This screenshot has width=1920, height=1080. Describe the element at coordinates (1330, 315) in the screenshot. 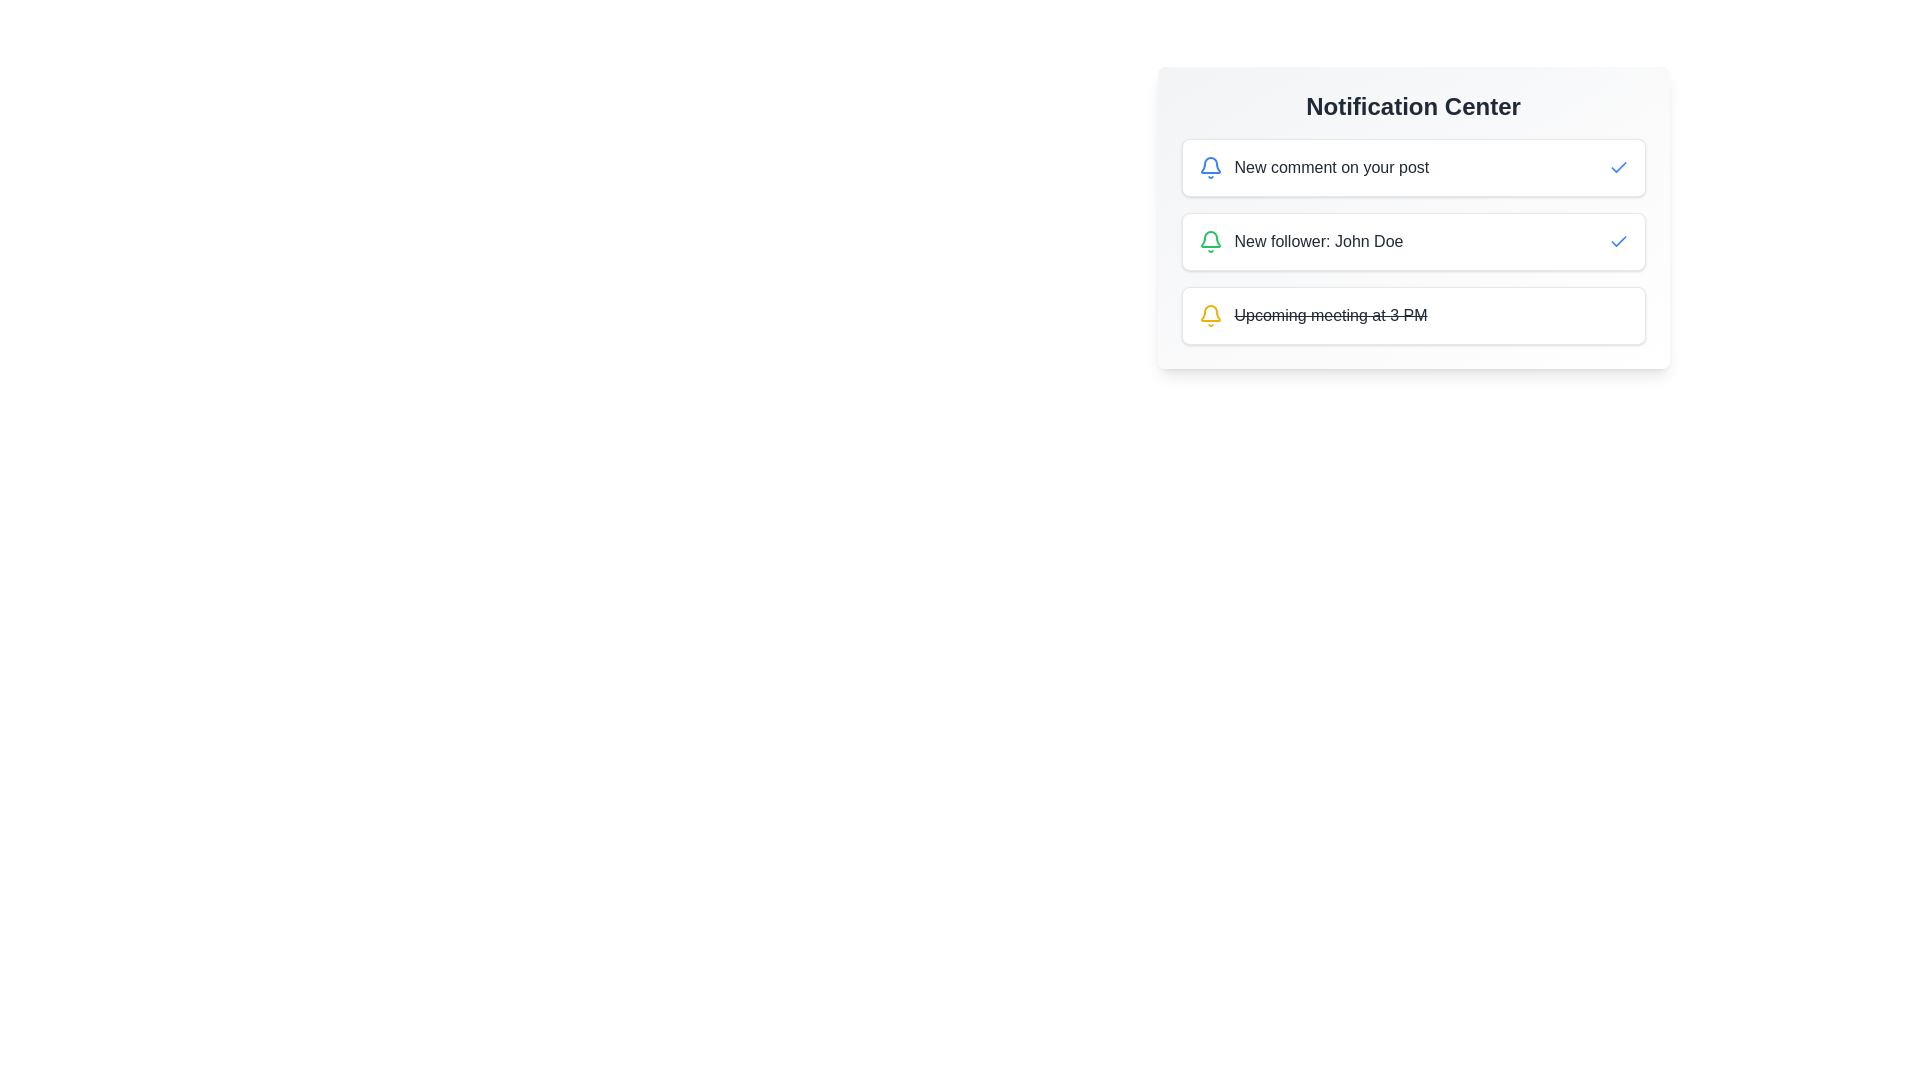

I see `the text label indicating 'Upcoming meeting at 3 PM' in the notification center, which is the third item in a column of notifications` at that location.